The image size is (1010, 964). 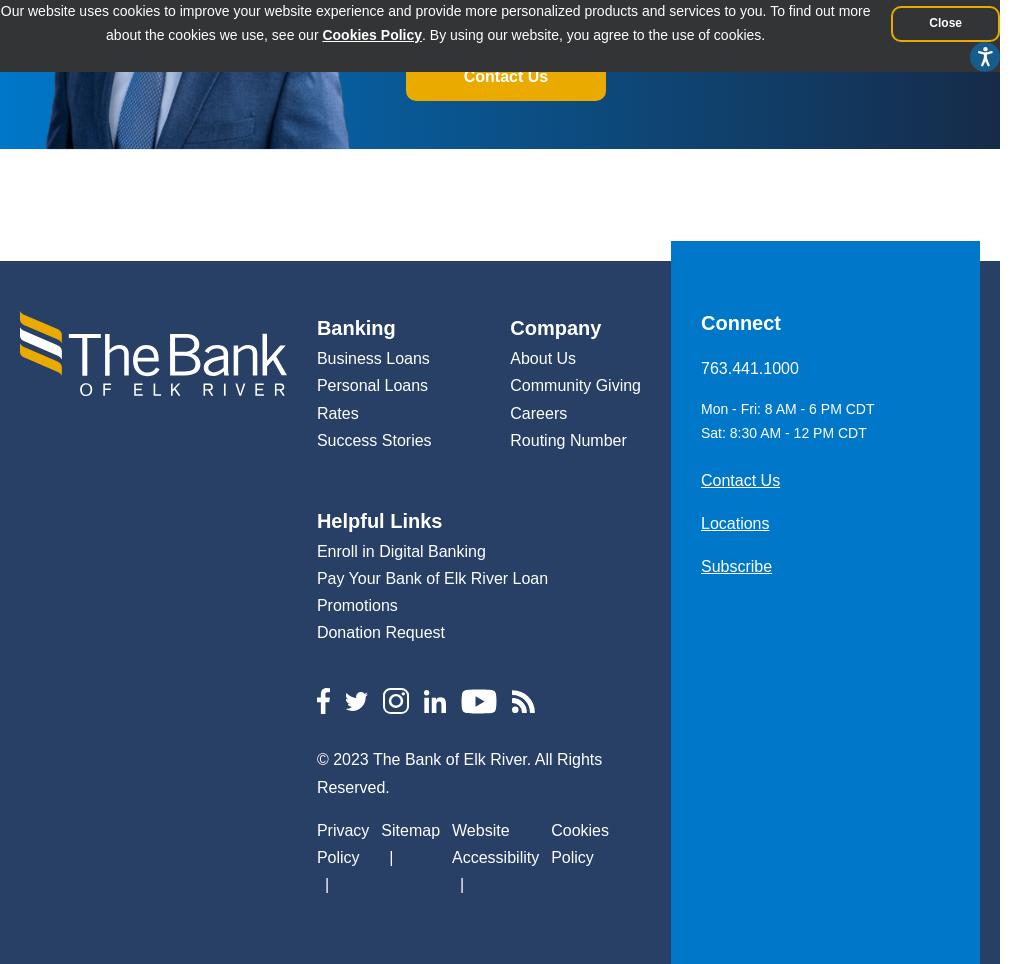 I want to click on 'Our website uses cookies to improve your website experience and provide more personalized products and services to you. To find out more about the cookies we use, see our', so click(x=435, y=22).